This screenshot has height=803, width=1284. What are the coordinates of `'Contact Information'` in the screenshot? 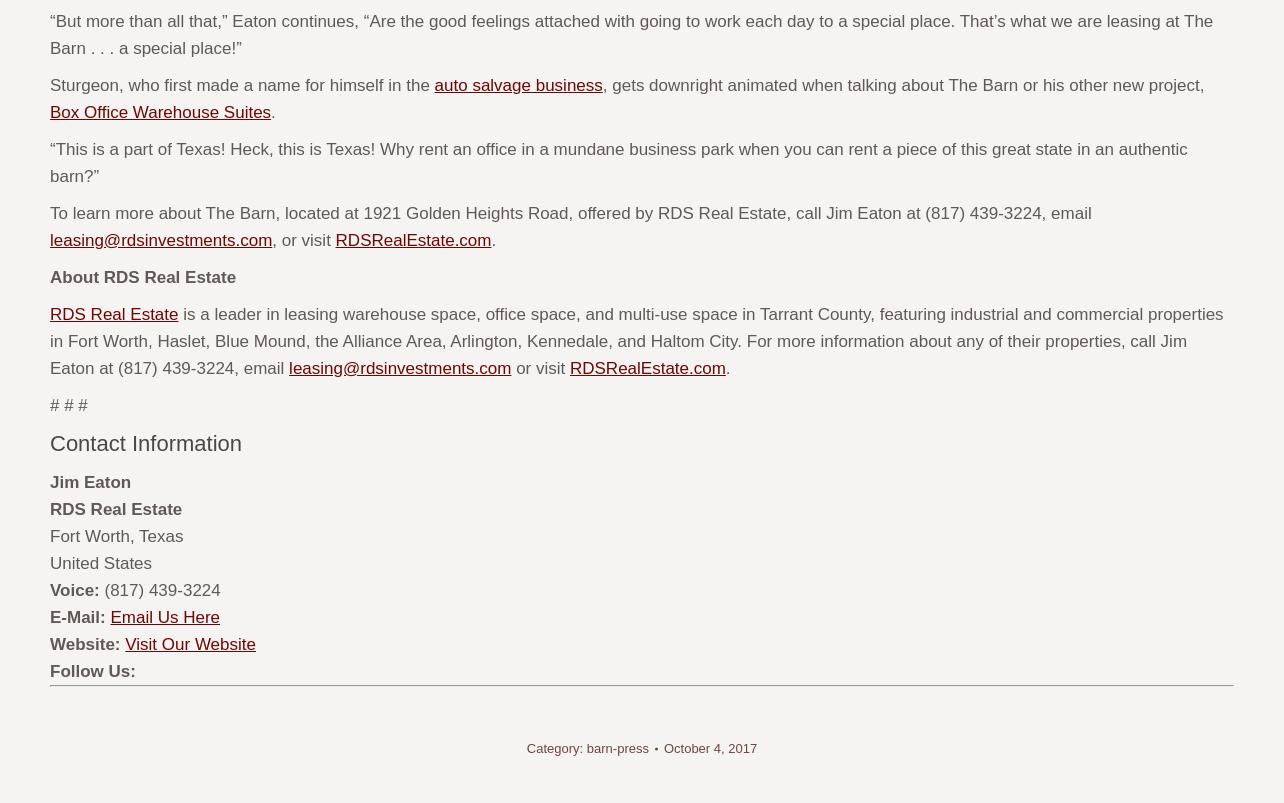 It's located at (145, 442).